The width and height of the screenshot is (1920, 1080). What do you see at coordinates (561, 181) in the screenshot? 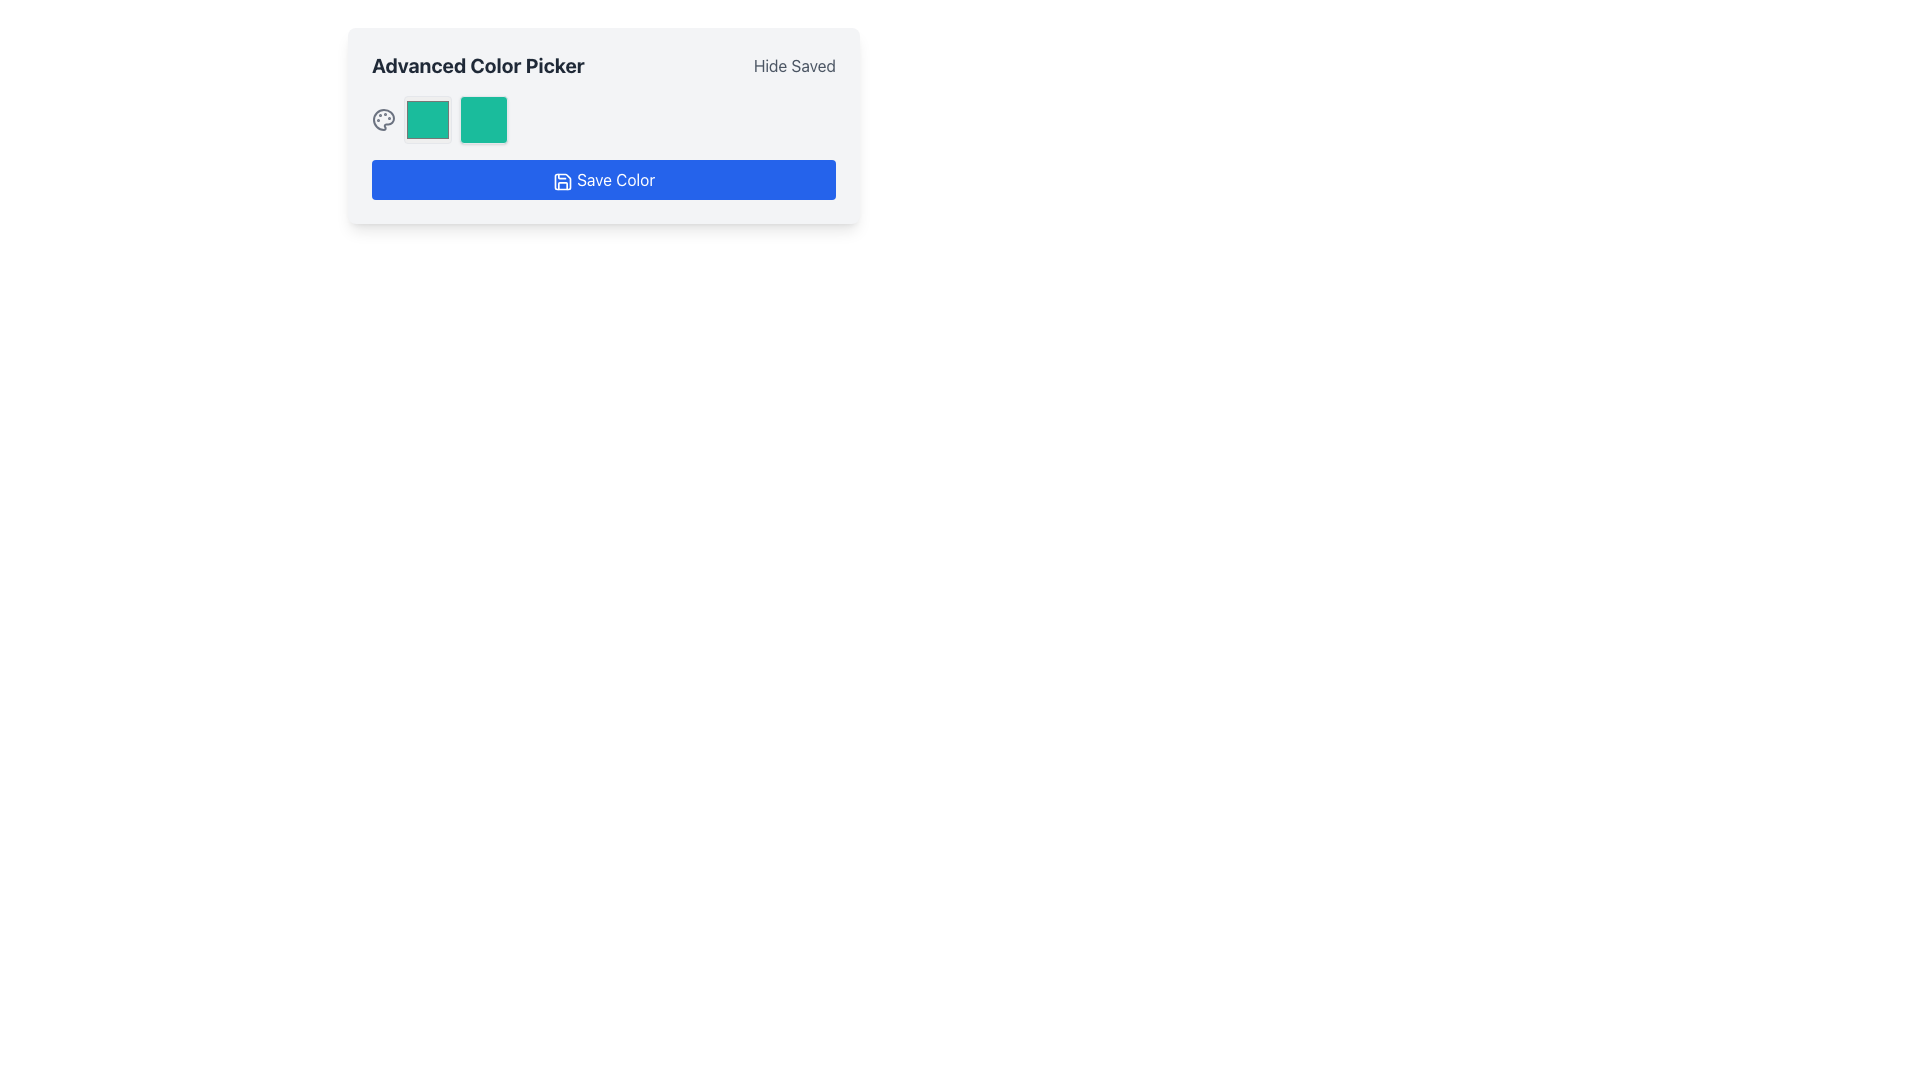
I see `the save icon located on the left side of the 'Save Color' button` at bounding box center [561, 181].